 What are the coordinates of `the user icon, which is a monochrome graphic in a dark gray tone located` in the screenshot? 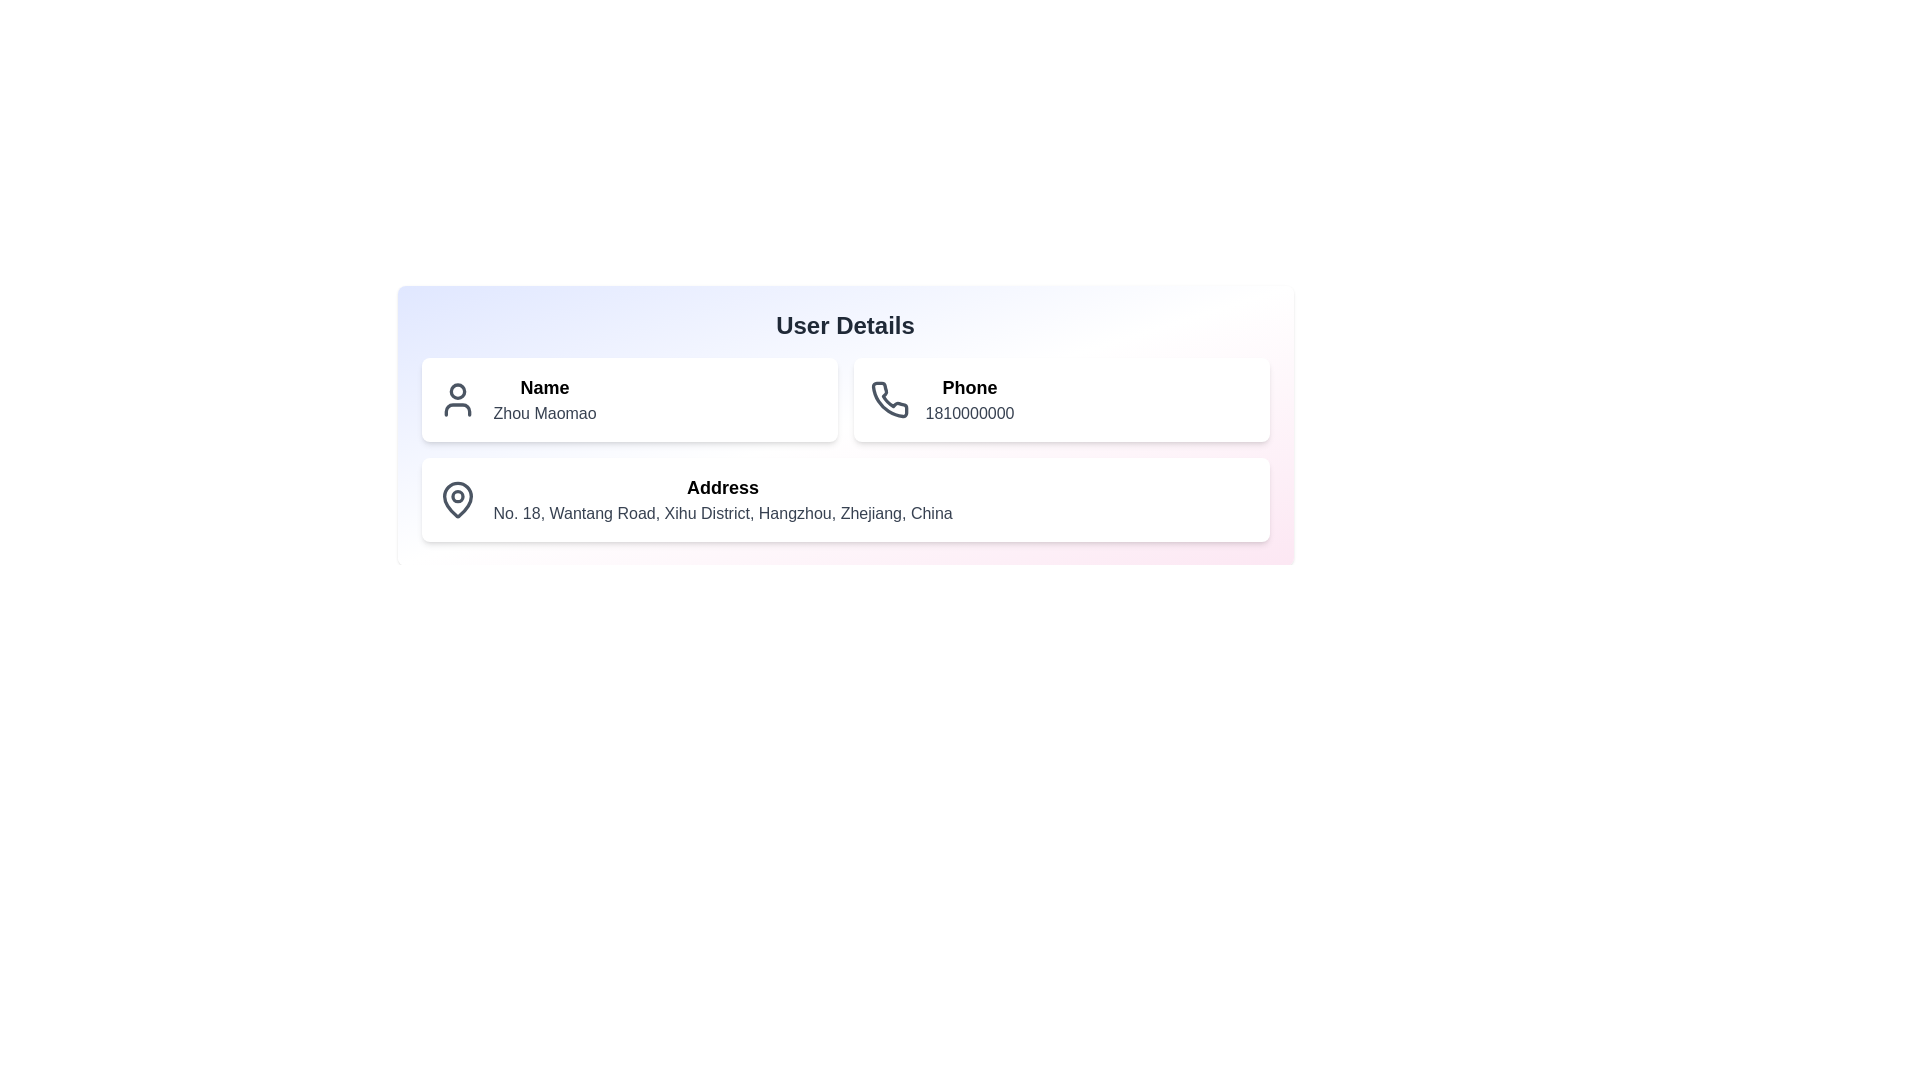 It's located at (456, 400).